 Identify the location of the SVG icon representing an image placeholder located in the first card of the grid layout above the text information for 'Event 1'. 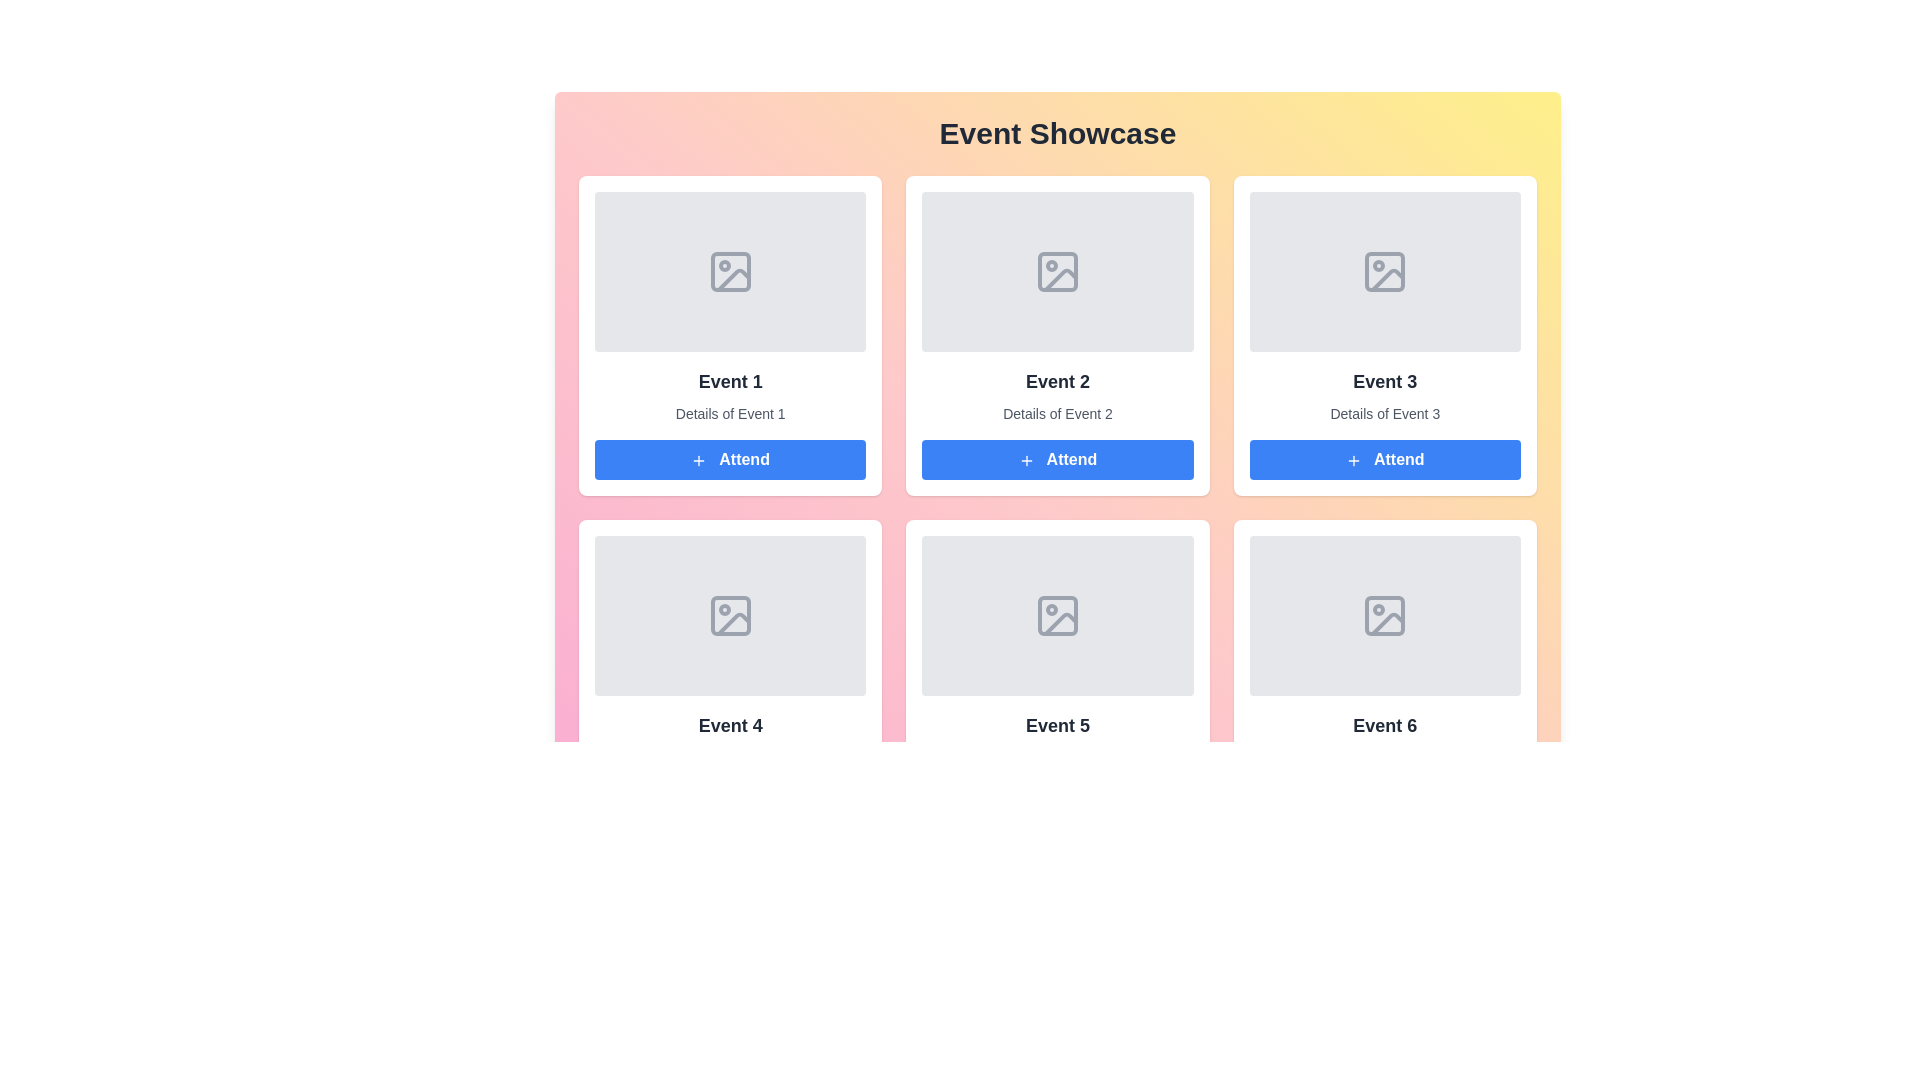
(729, 272).